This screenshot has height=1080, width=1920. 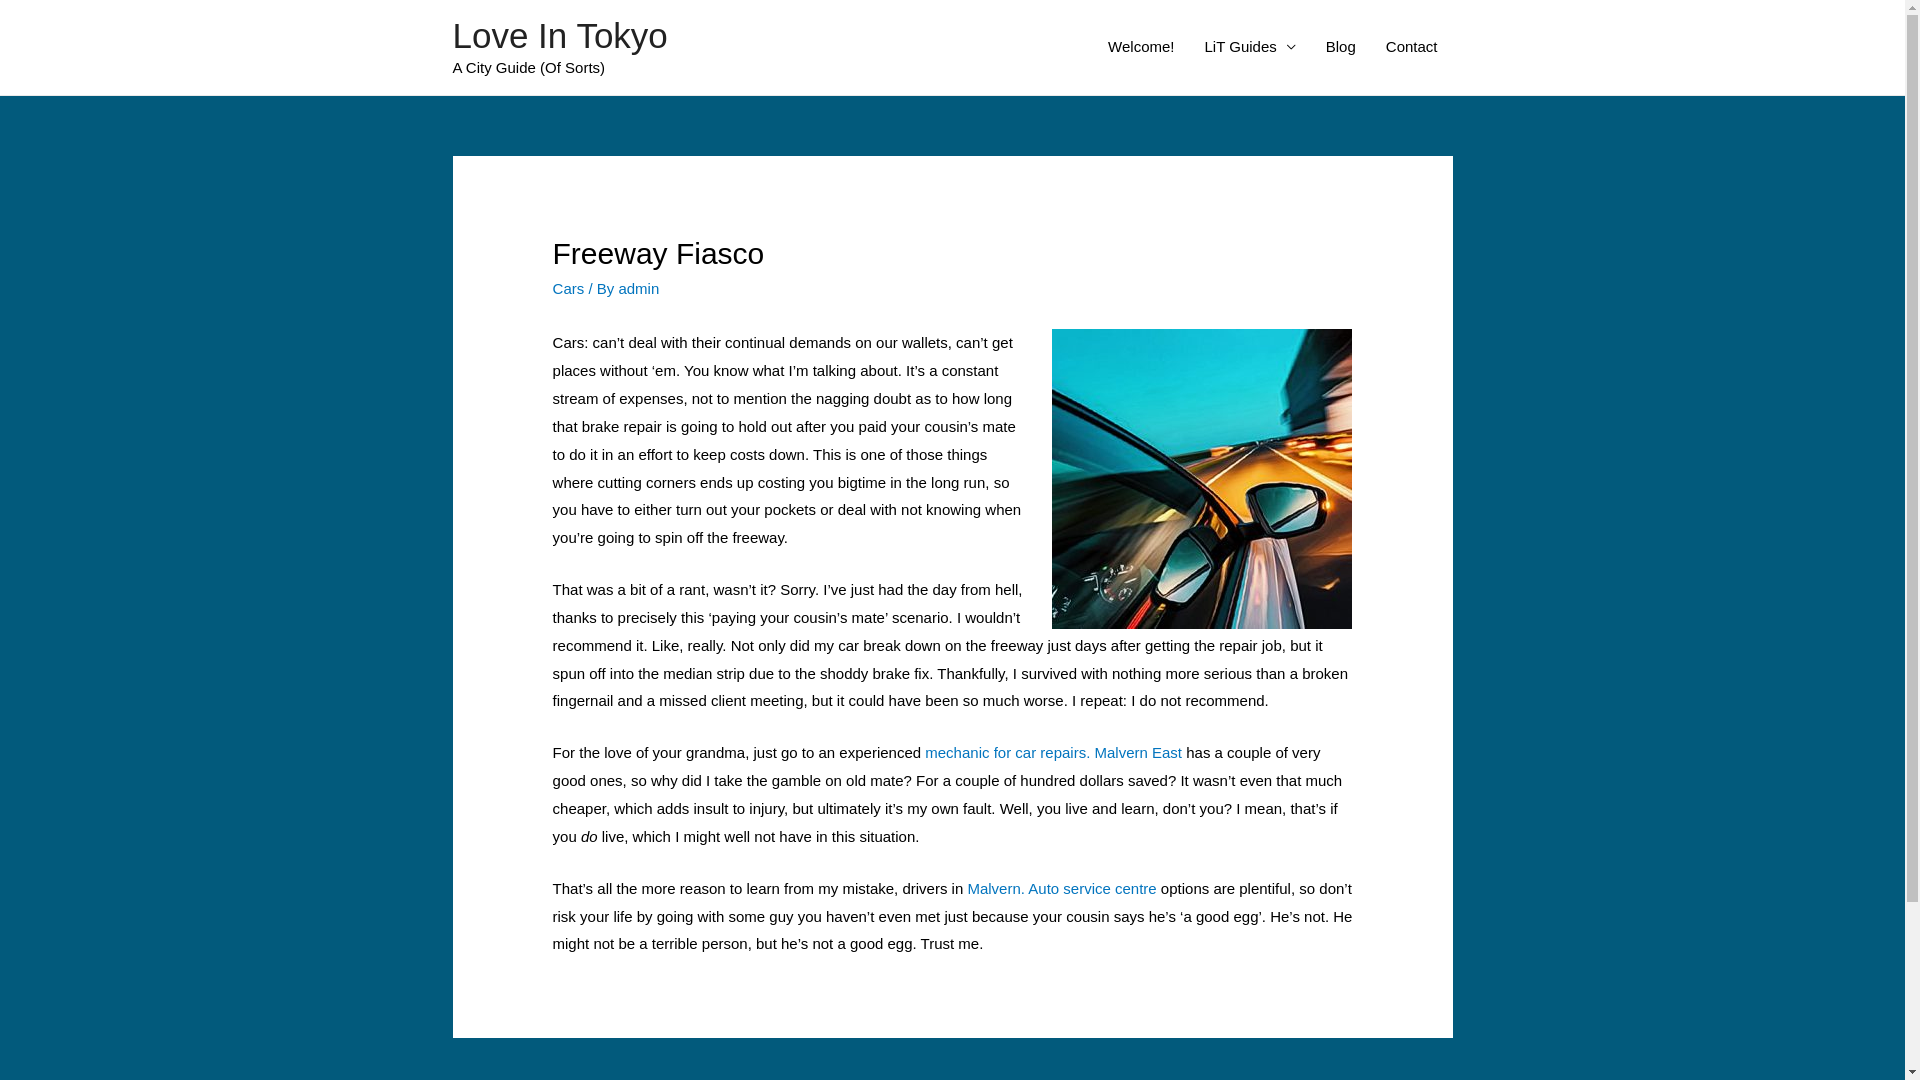 I want to click on 'Blog', so click(x=1340, y=45).